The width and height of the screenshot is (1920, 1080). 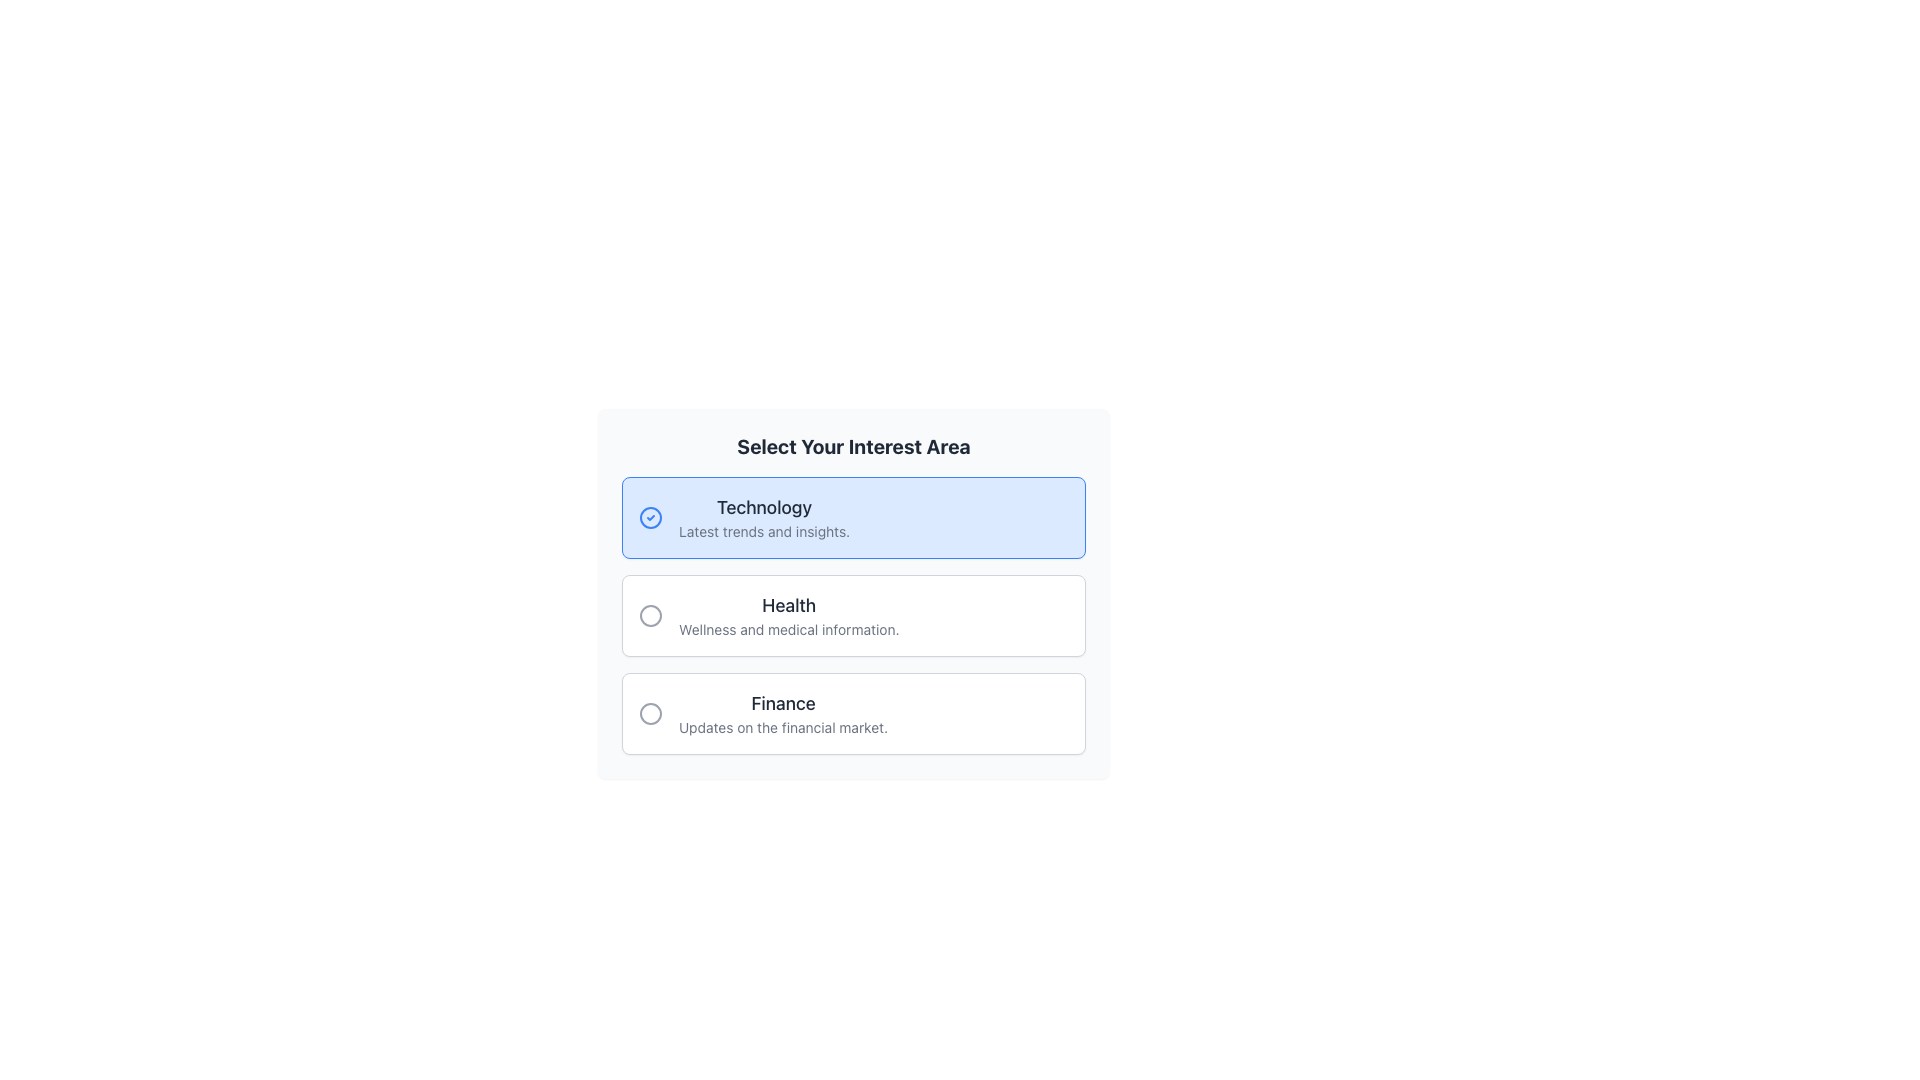 I want to click on the 'Technology' label at the top of the selection box indicating the first selectable option in the list, so click(x=763, y=507).